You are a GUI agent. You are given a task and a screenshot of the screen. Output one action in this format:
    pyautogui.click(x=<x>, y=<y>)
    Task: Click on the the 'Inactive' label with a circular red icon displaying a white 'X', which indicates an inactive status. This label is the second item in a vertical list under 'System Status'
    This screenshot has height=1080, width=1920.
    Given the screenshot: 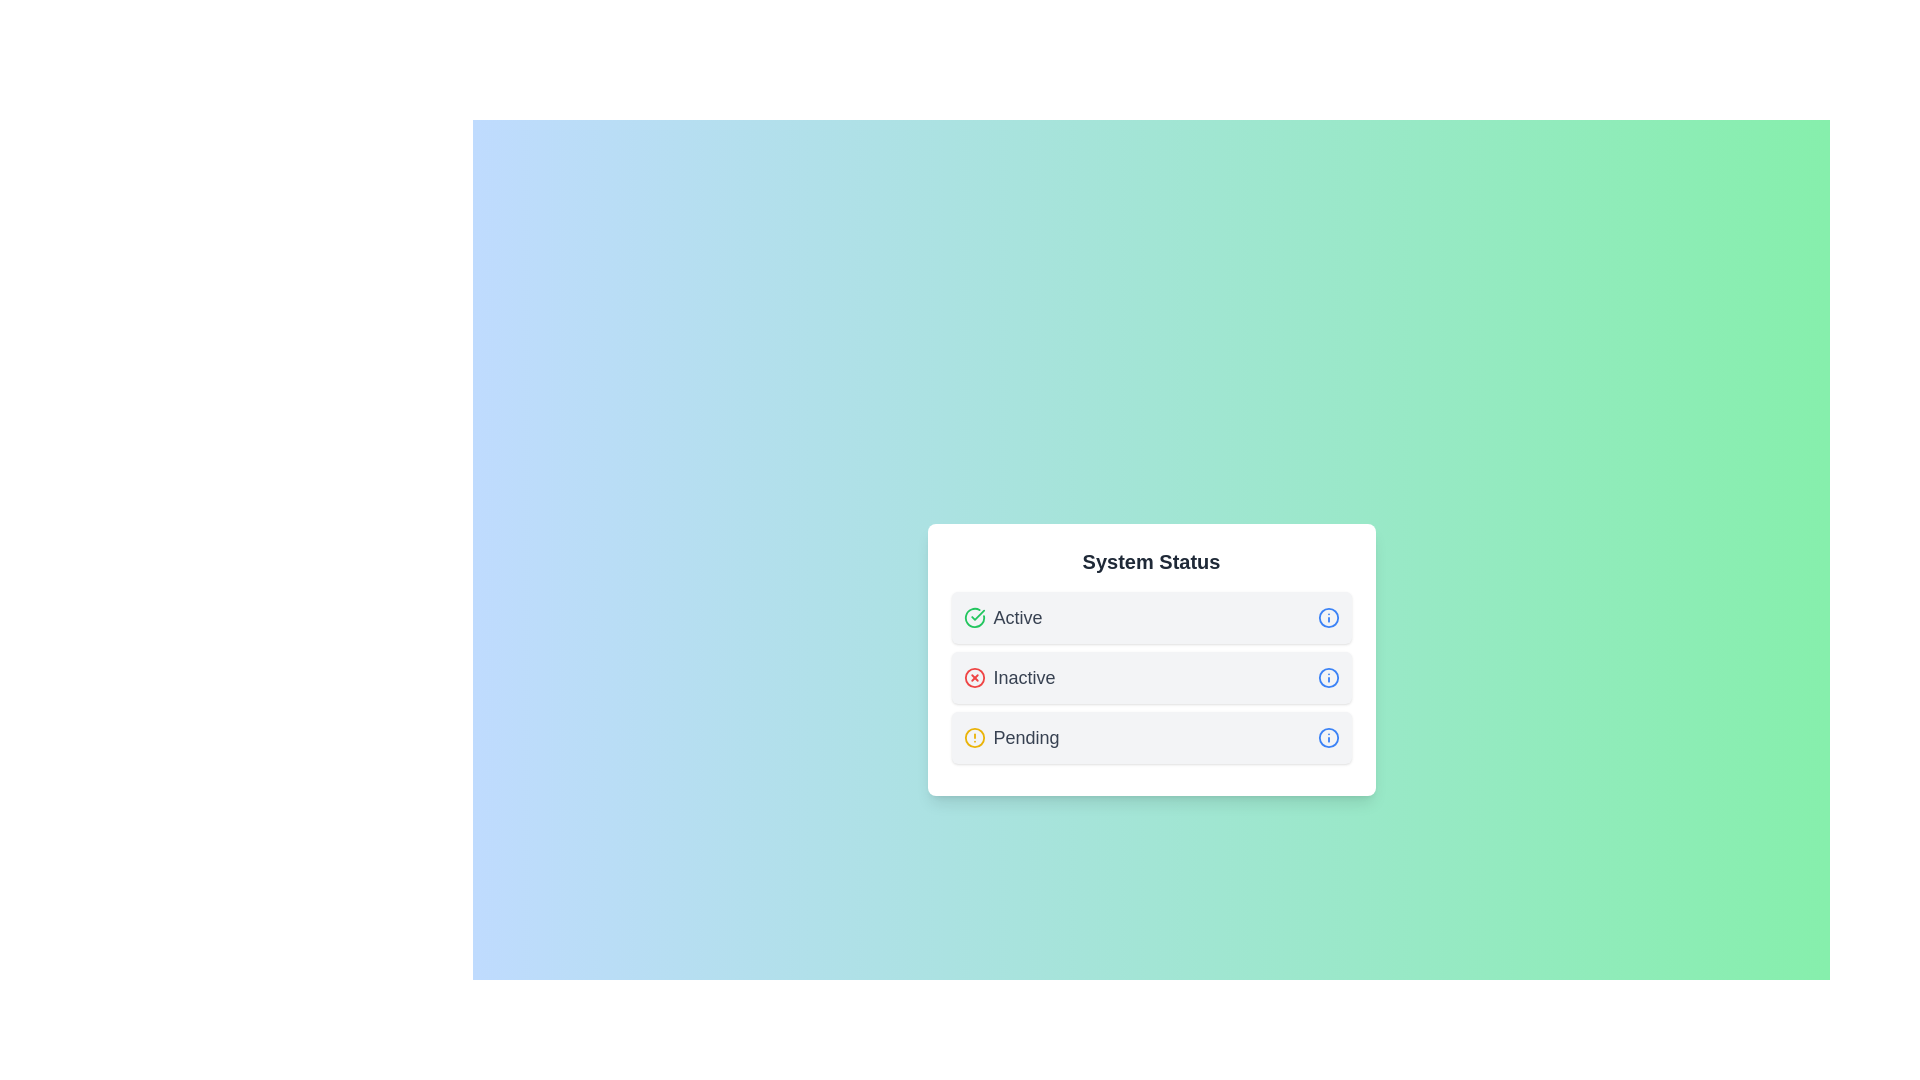 What is the action you would take?
    pyautogui.click(x=1009, y=677)
    